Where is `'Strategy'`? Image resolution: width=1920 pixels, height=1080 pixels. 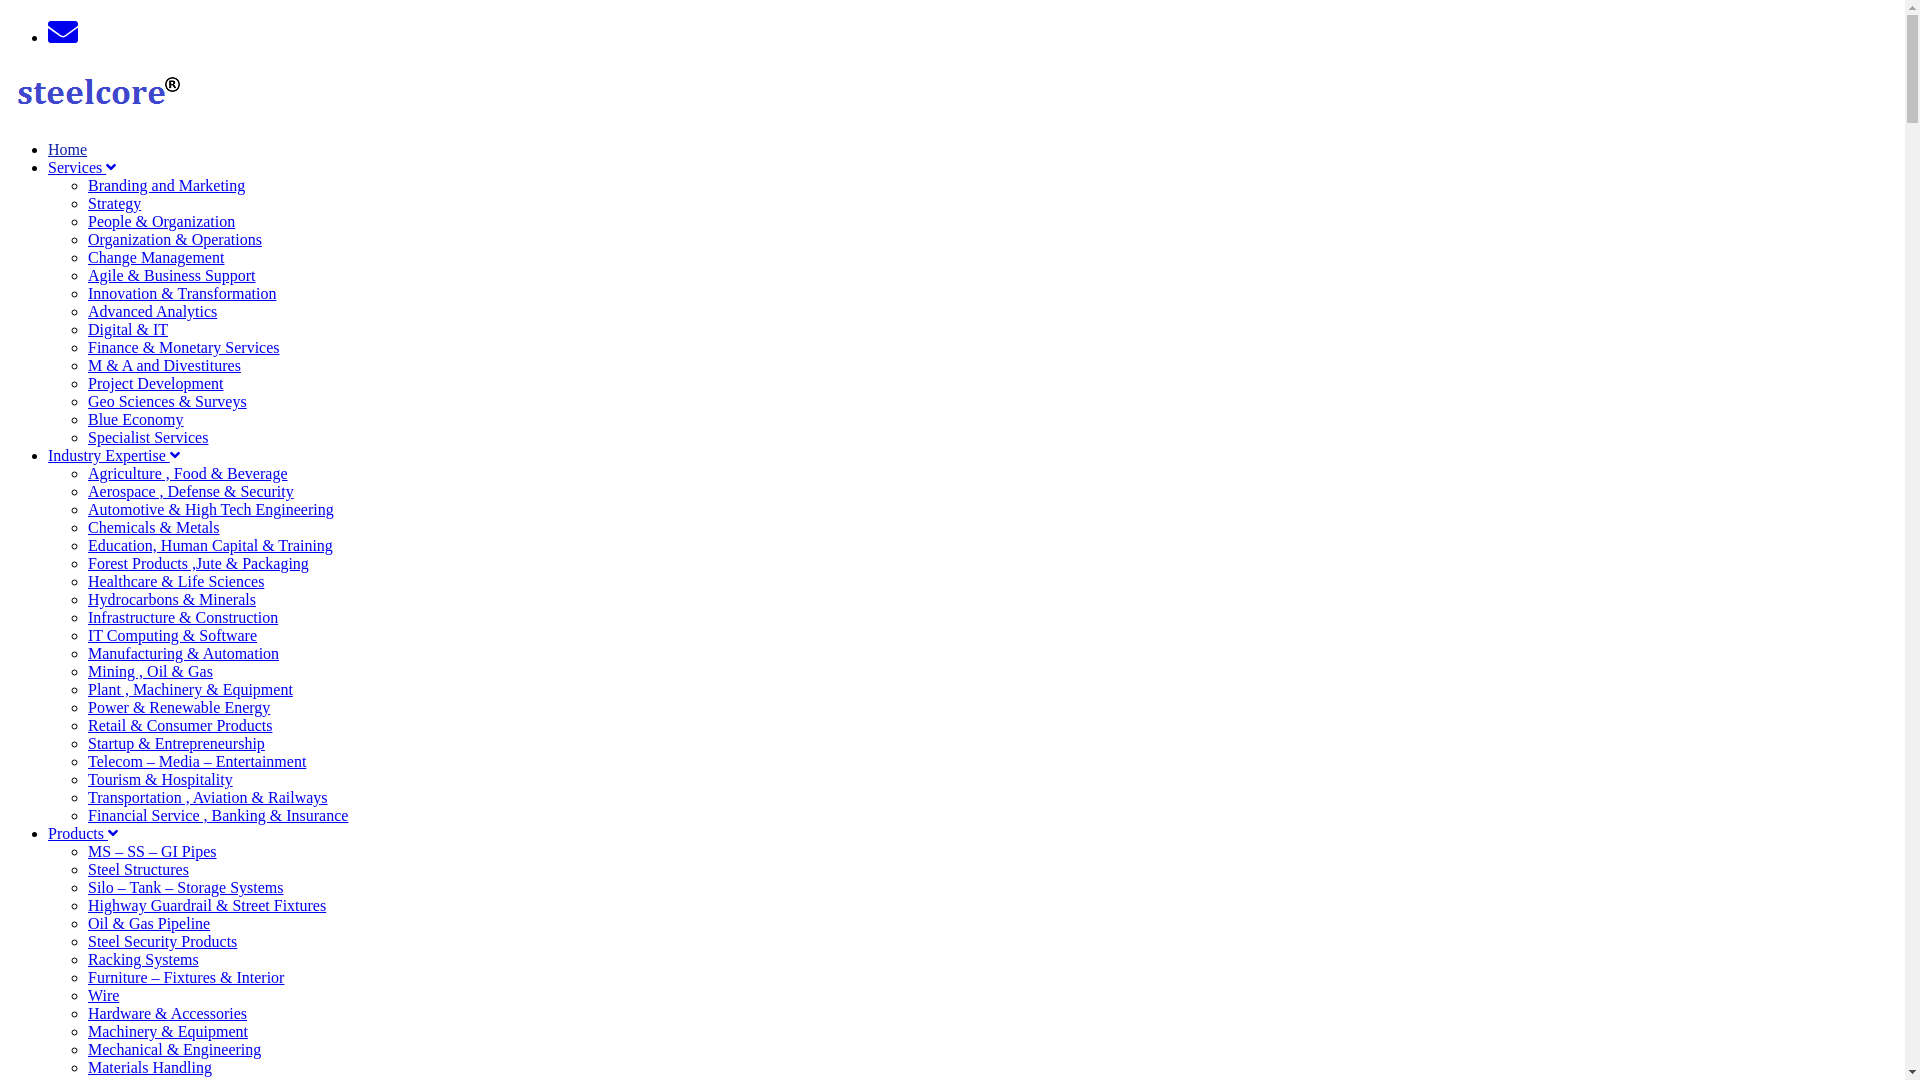
'Strategy' is located at coordinates (113, 203).